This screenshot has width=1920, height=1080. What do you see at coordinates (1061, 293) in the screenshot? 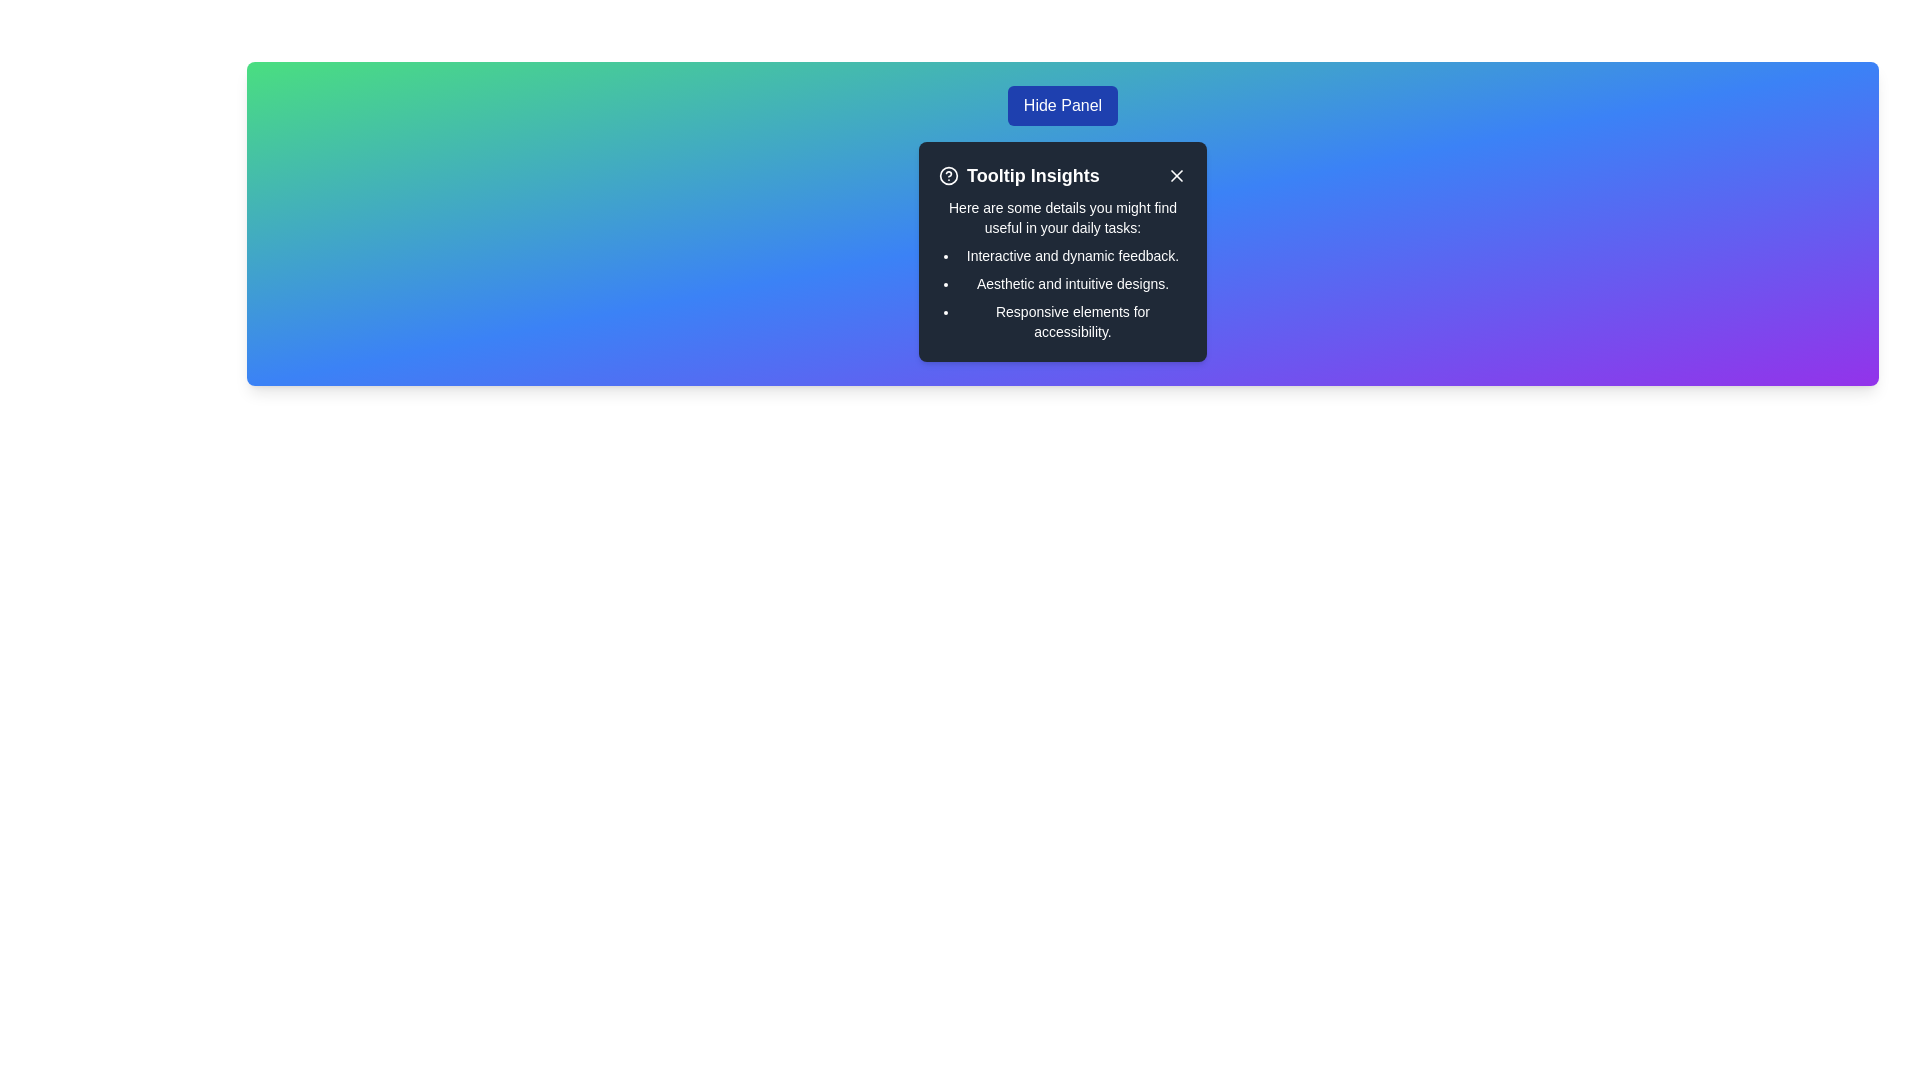
I see `the bulleted list located within the tooltip-like panel, which contains the phrases: 'Interactive and dynamic feedback.', 'Aesthetic and intuitive designs.', and 'Responsive elements for accessibility.'` at bounding box center [1061, 293].